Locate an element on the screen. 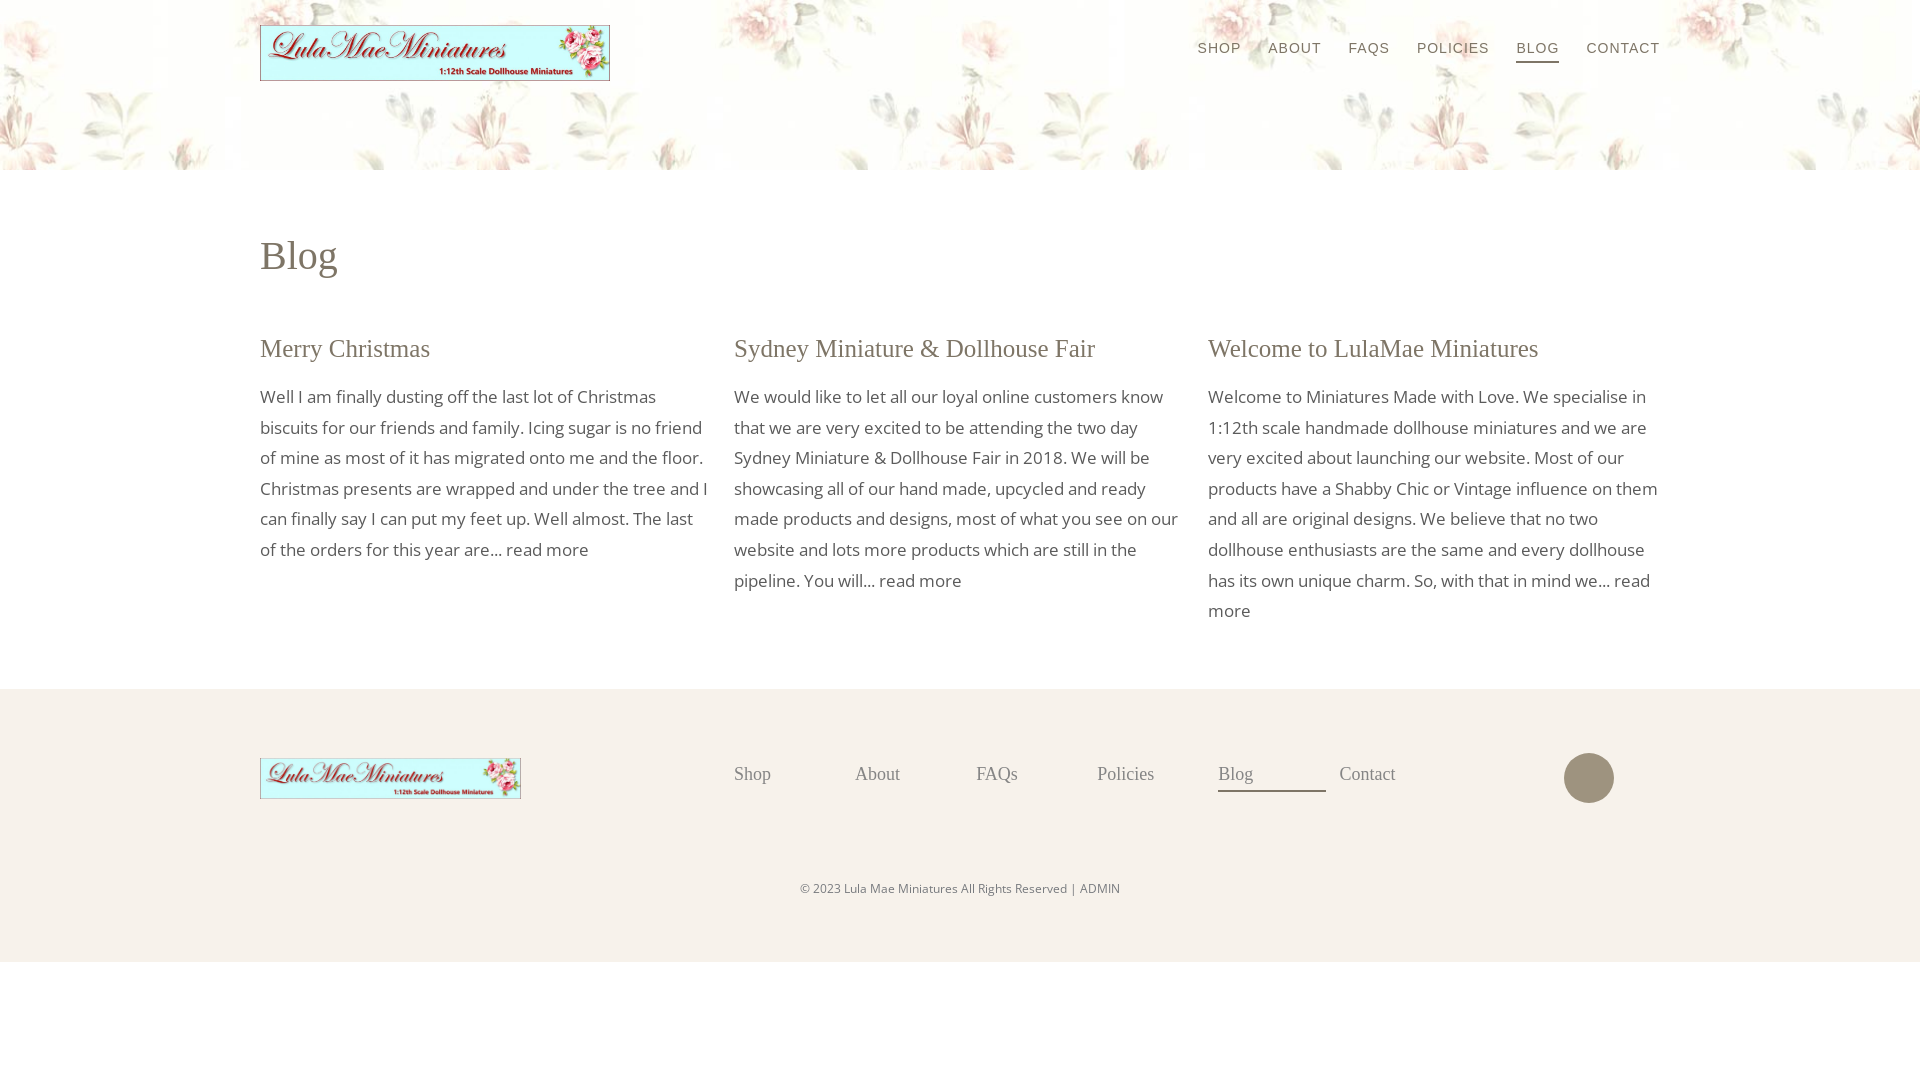 This screenshot has width=1920, height=1080. 'POLICIES' is located at coordinates (1441, 34).